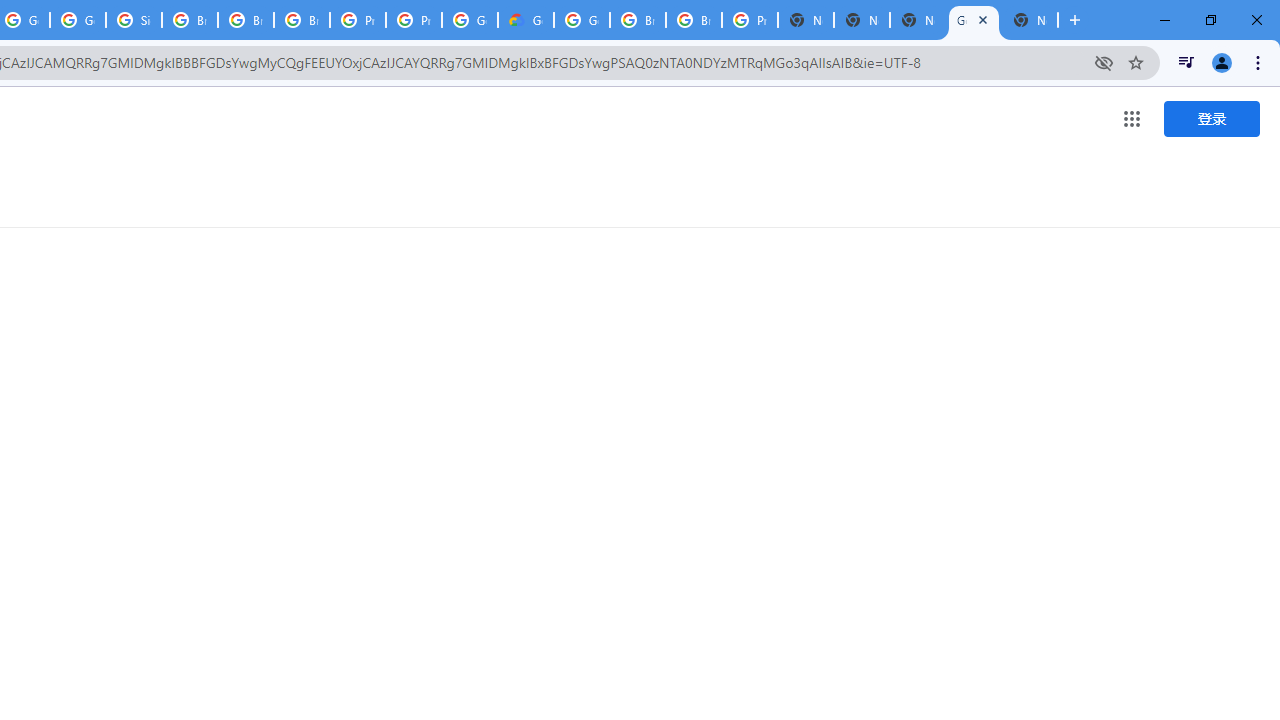 The width and height of the screenshot is (1280, 720). I want to click on 'Browse Chrome as a guest - Computer - Google Chrome Help', so click(190, 20).